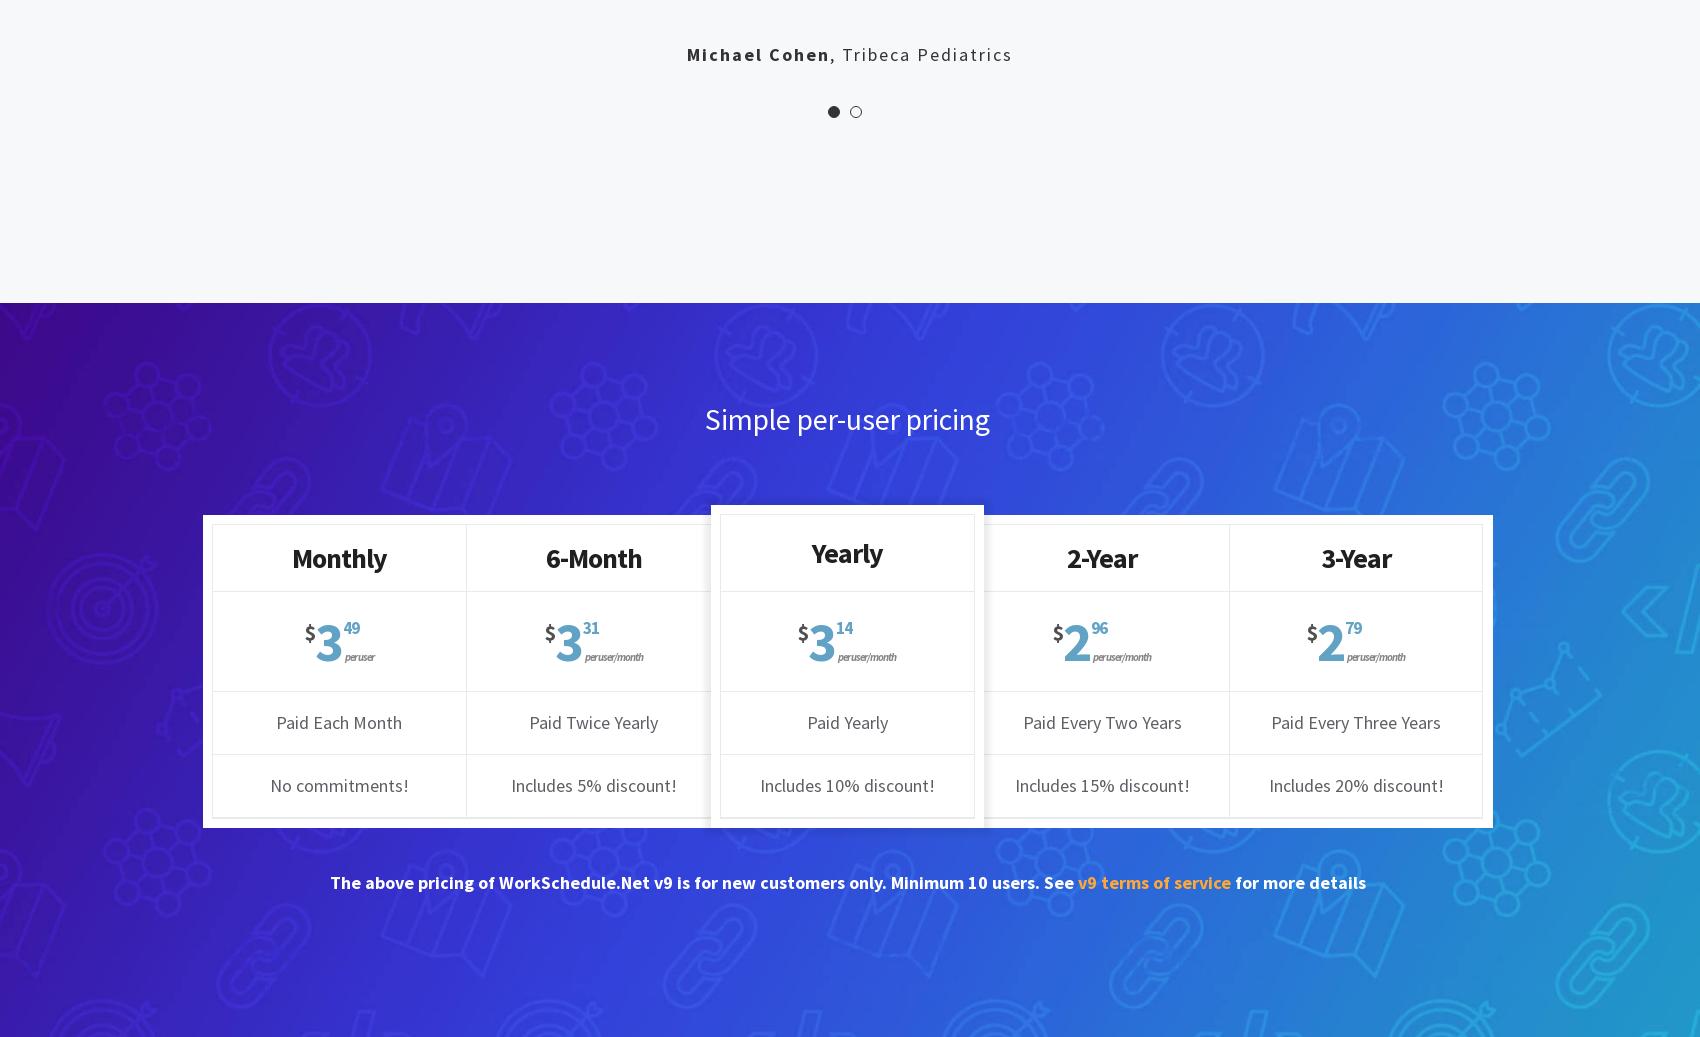  I want to click on 'Includes 15% discount!', so click(1101, 785).